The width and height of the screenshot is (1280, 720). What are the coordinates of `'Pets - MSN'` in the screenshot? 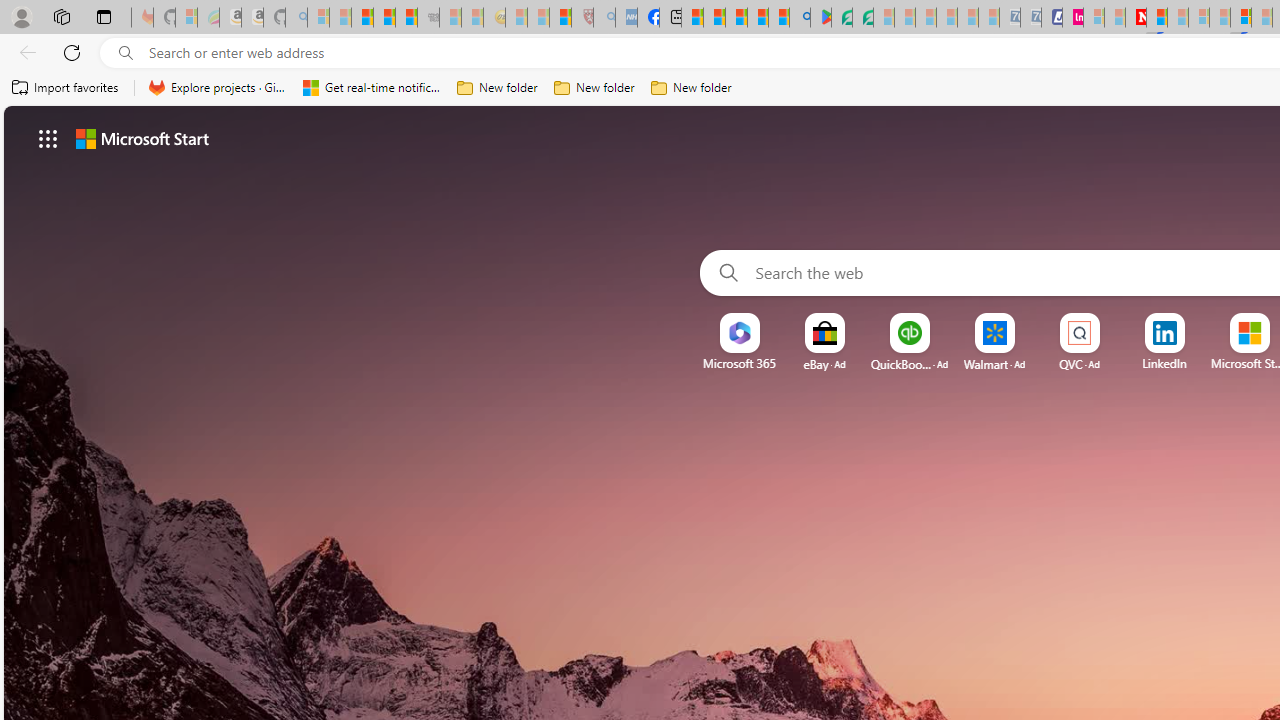 It's located at (756, 17).